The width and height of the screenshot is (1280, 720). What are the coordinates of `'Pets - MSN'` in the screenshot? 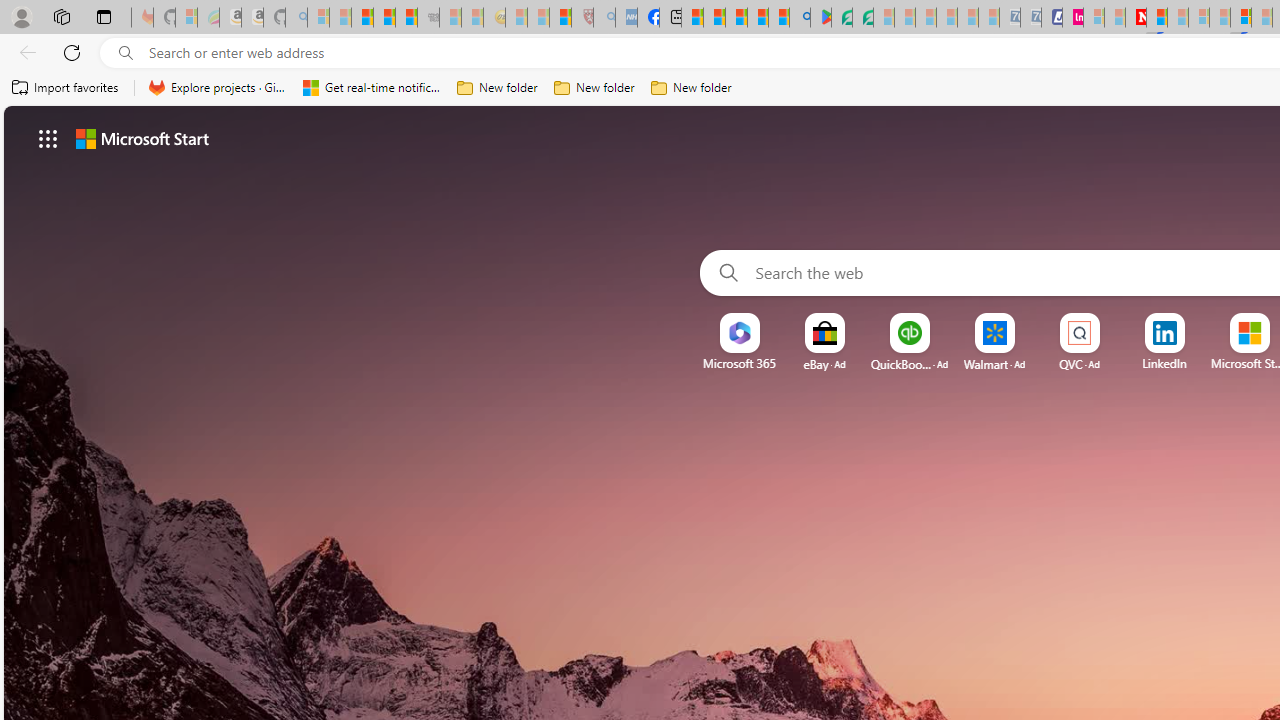 It's located at (756, 17).